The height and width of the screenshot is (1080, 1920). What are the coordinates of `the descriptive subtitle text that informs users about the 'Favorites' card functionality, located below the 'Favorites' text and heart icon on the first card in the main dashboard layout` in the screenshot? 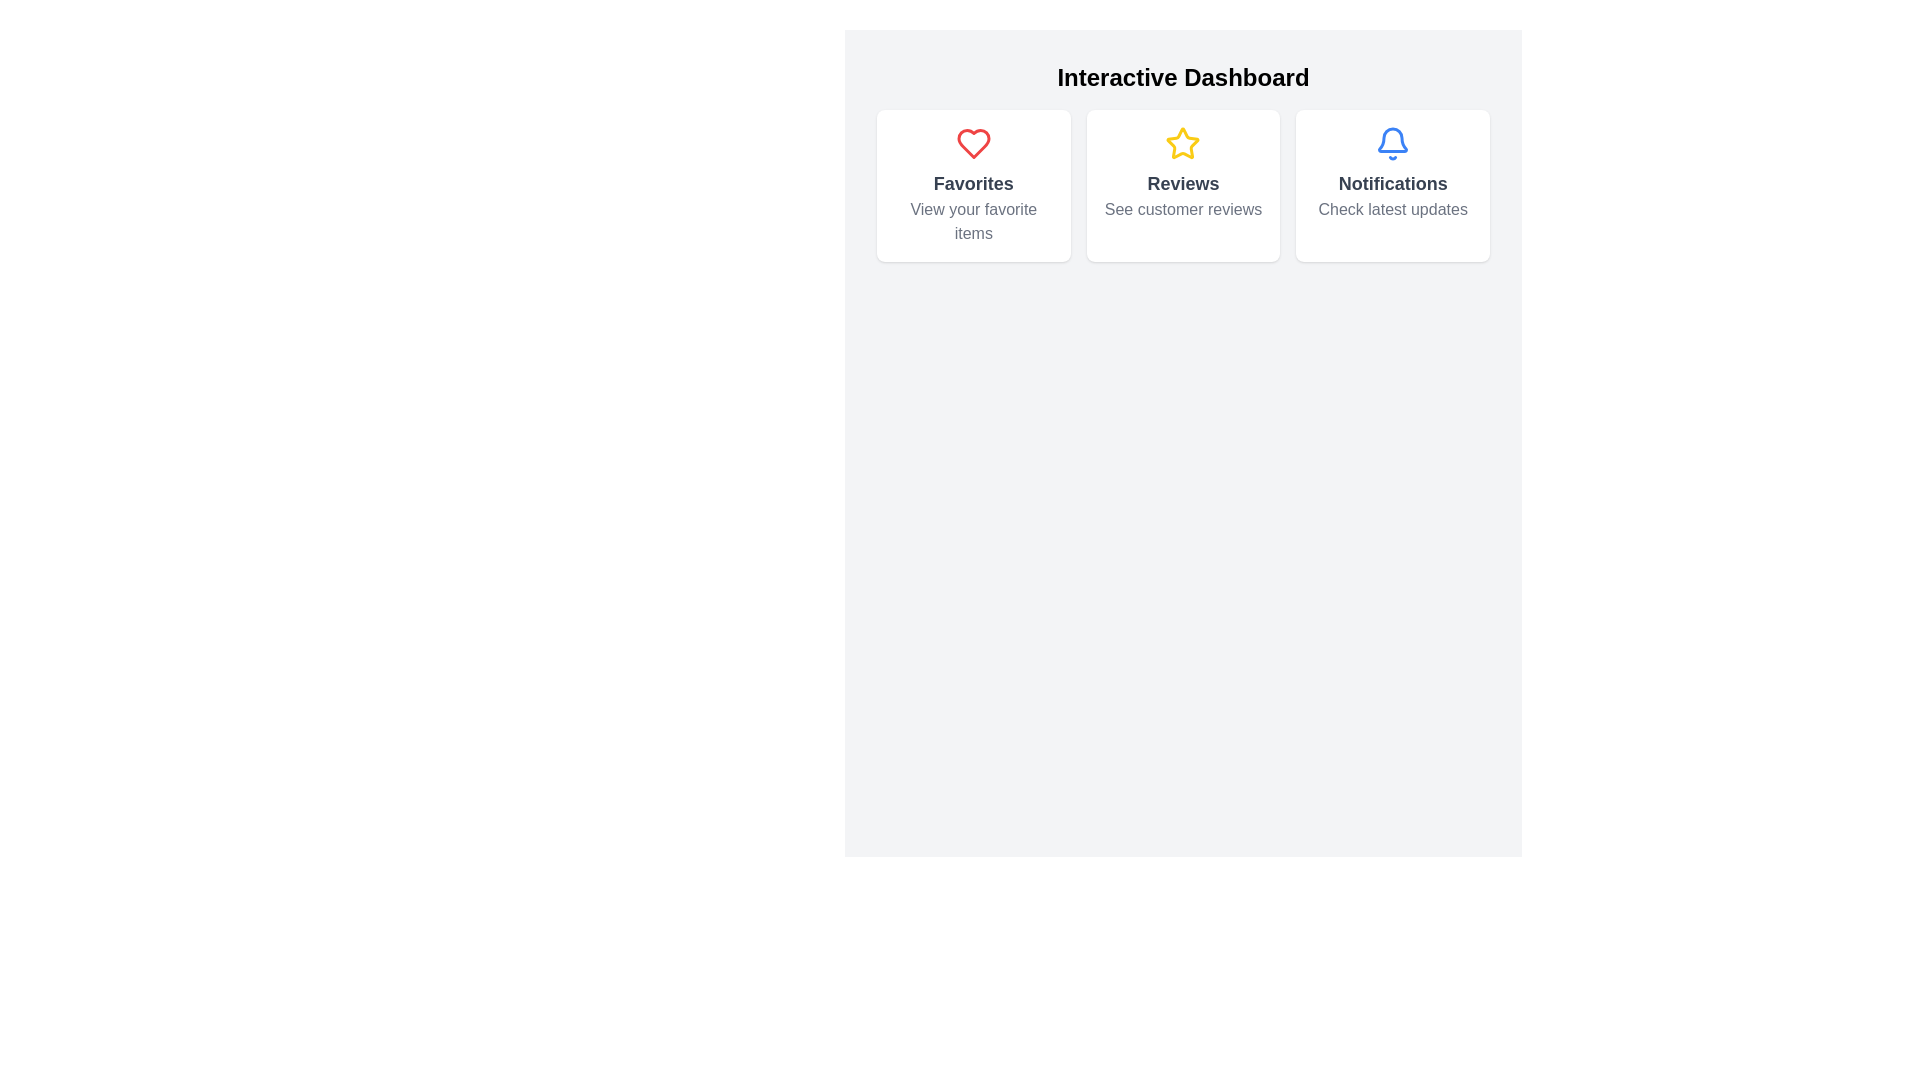 It's located at (973, 222).